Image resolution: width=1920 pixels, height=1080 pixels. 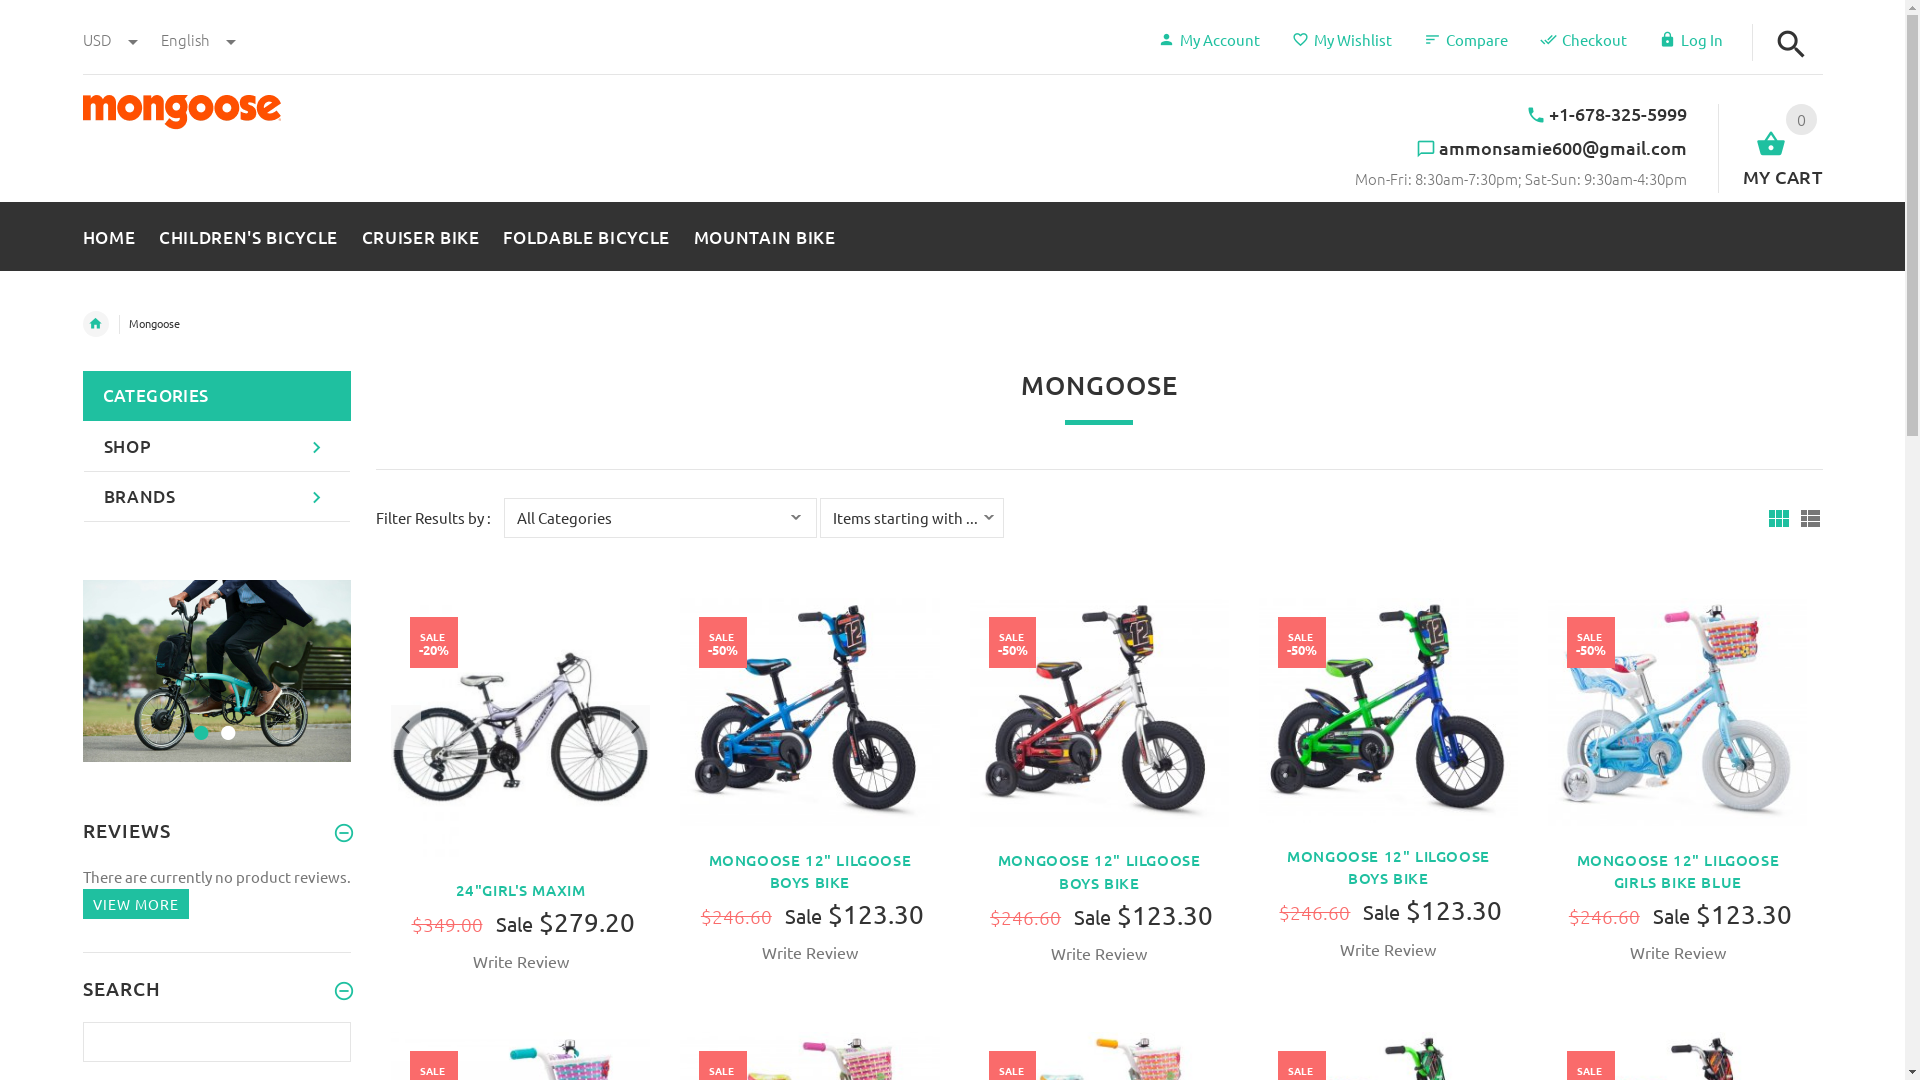 What do you see at coordinates (1386, 948) in the screenshot?
I see `' Write Review '` at bounding box center [1386, 948].